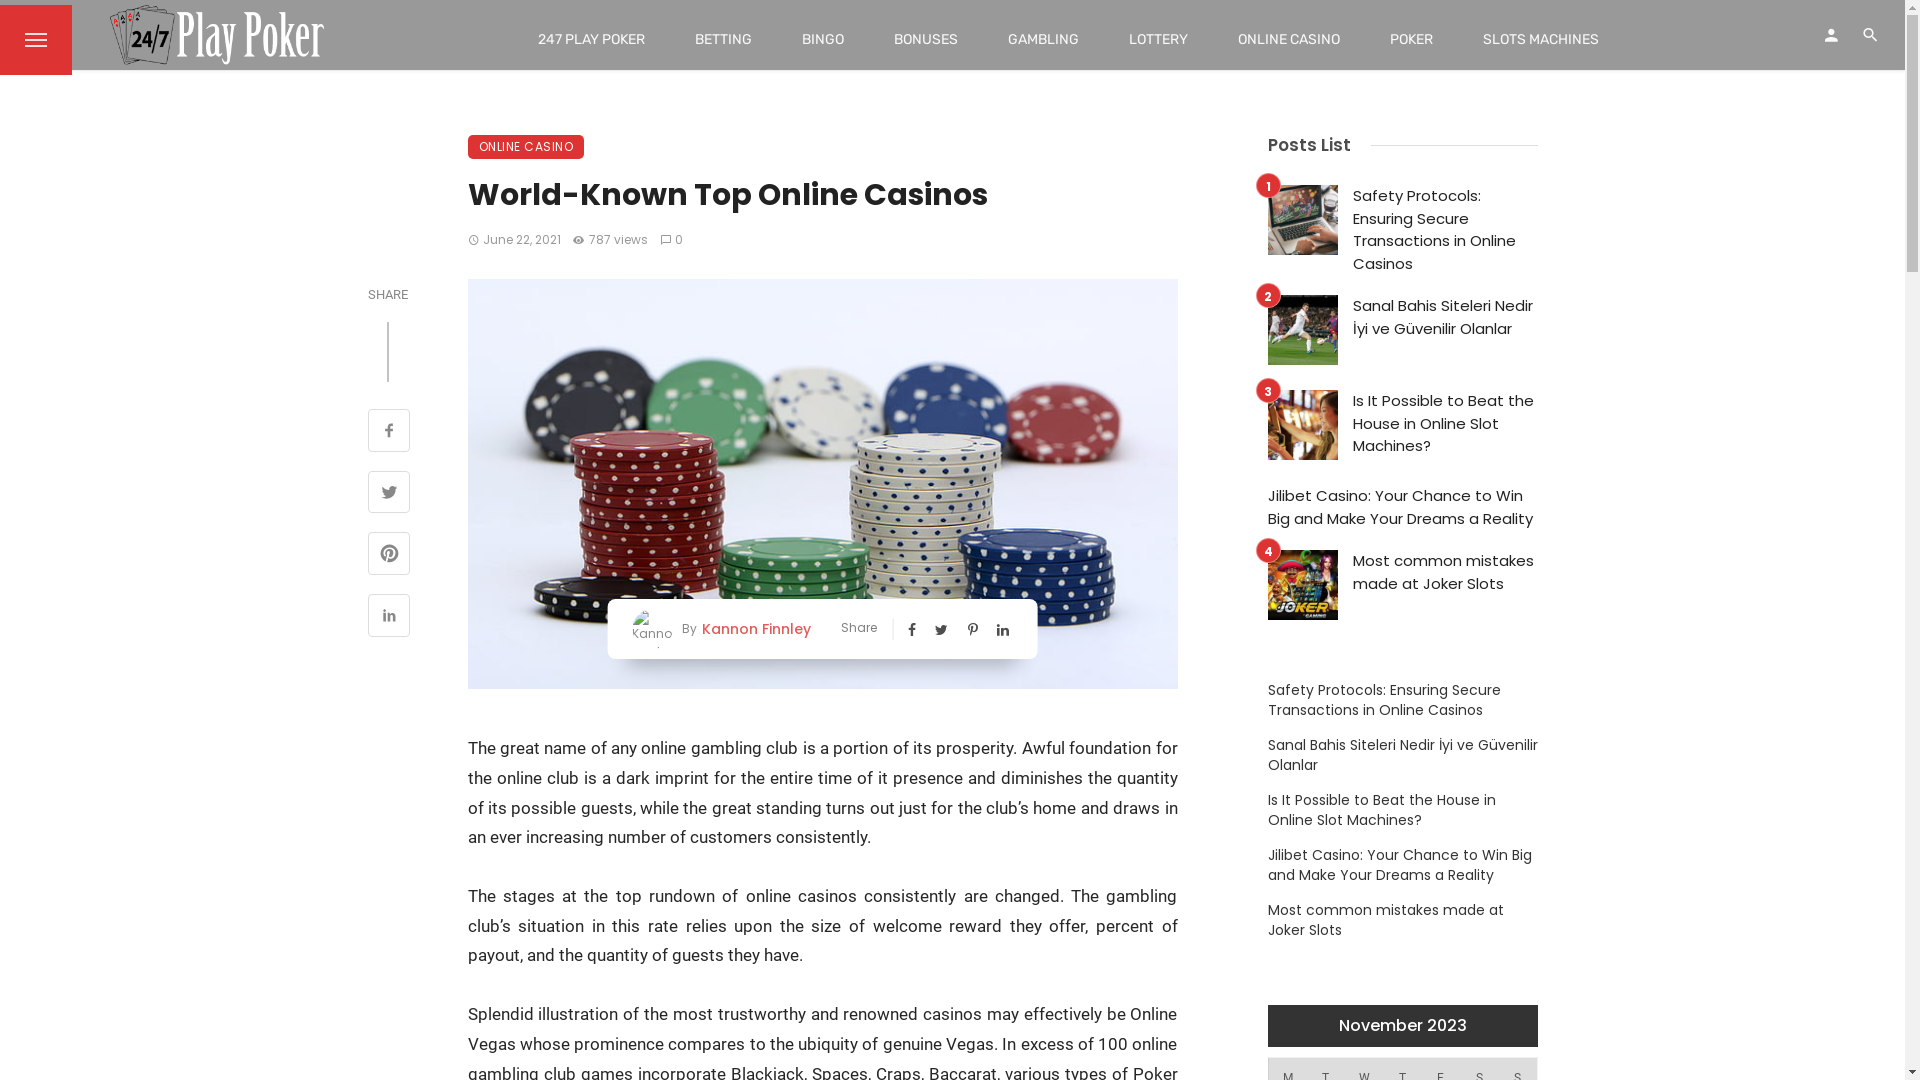  I want to click on 'Kannon Finnley', so click(696, 627).